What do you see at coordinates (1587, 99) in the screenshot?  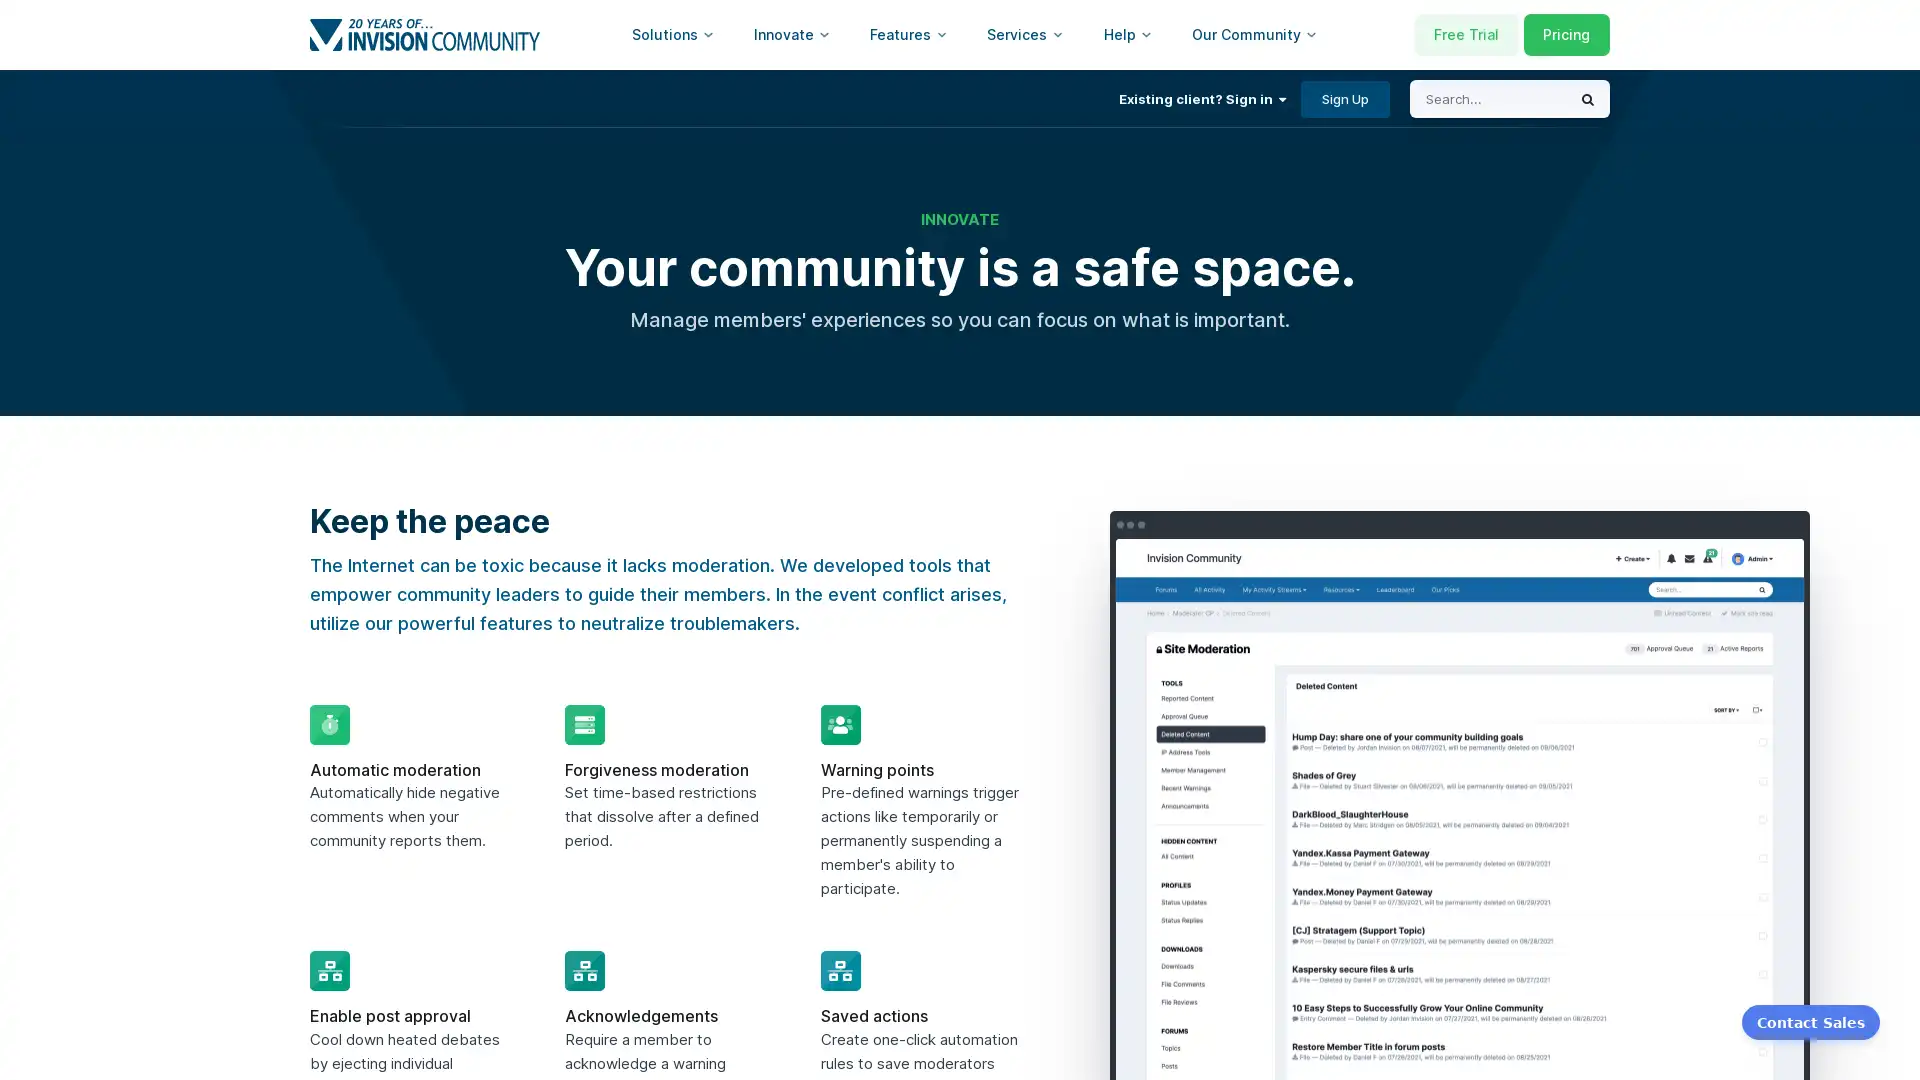 I see `Search` at bounding box center [1587, 99].